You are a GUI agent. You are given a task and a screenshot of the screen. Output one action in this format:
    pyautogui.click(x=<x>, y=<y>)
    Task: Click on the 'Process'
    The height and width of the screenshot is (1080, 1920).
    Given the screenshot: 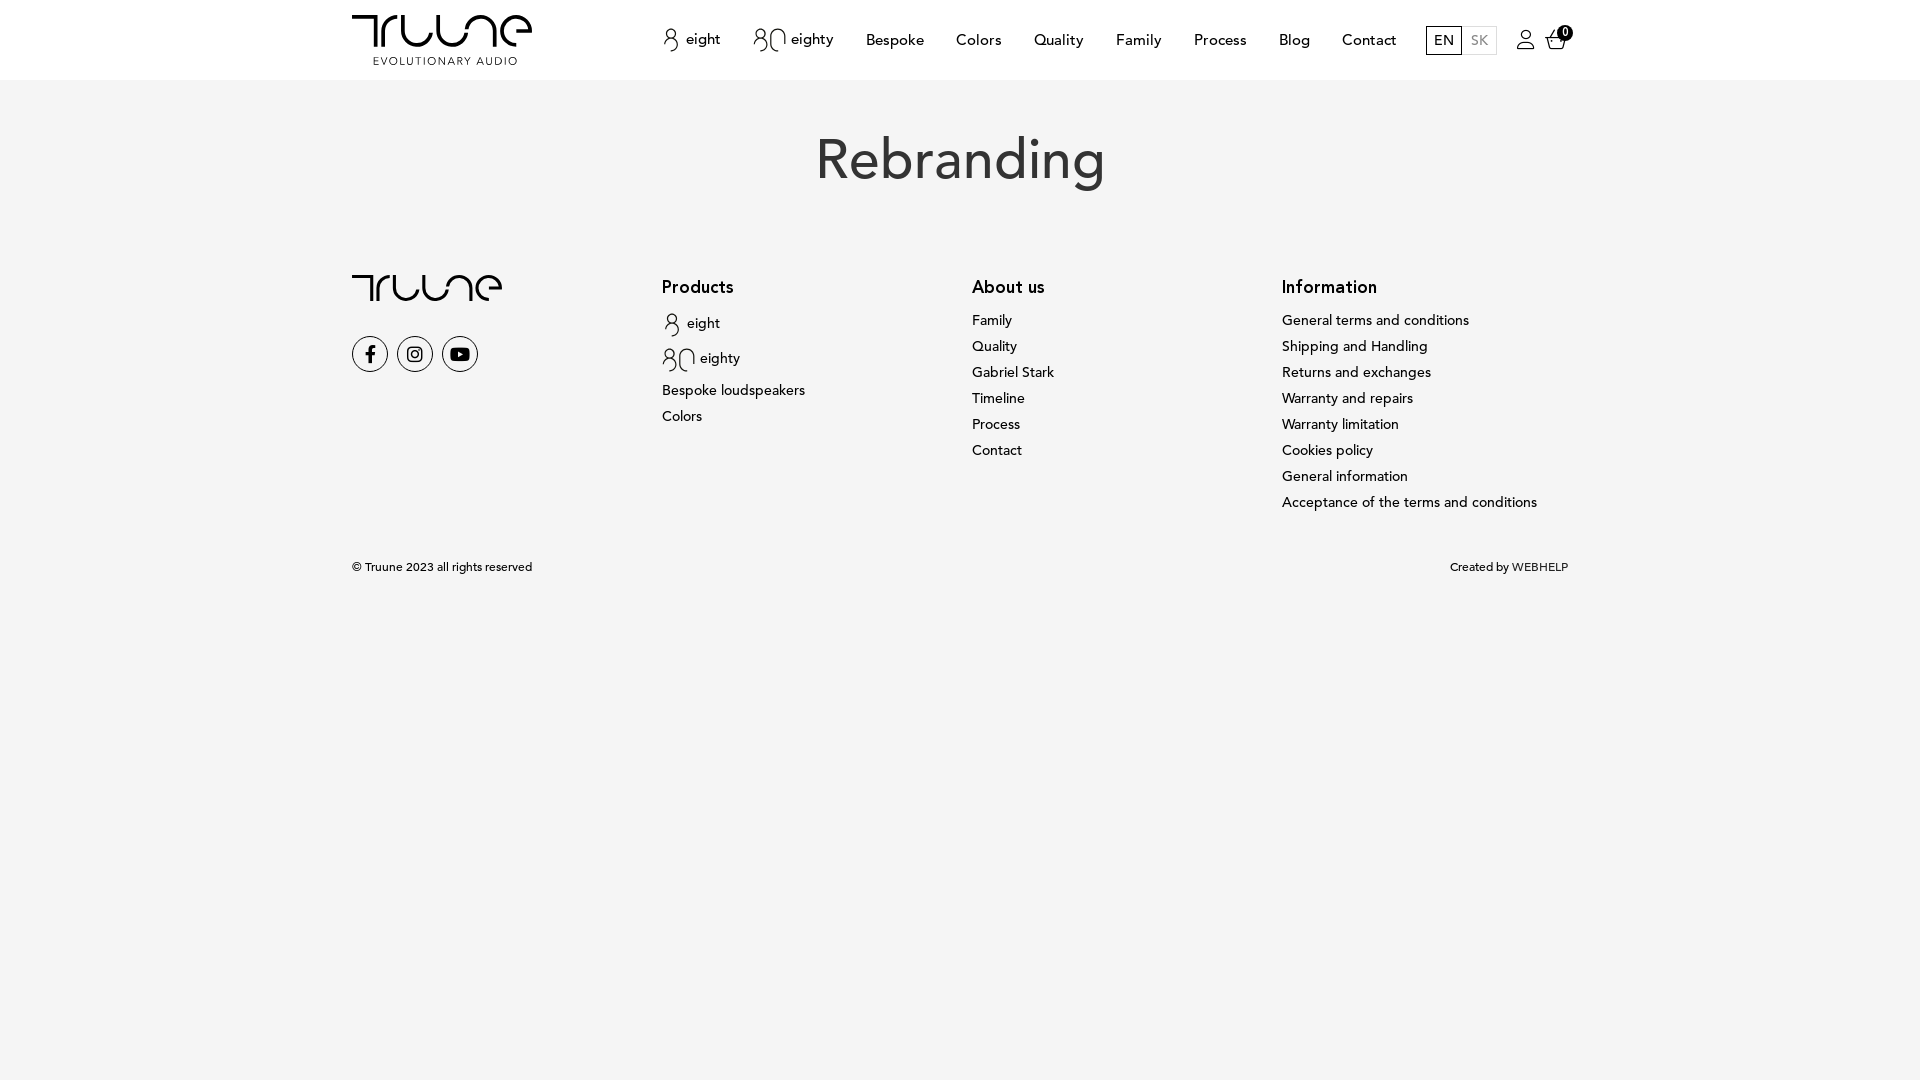 What is the action you would take?
    pyautogui.click(x=971, y=423)
    